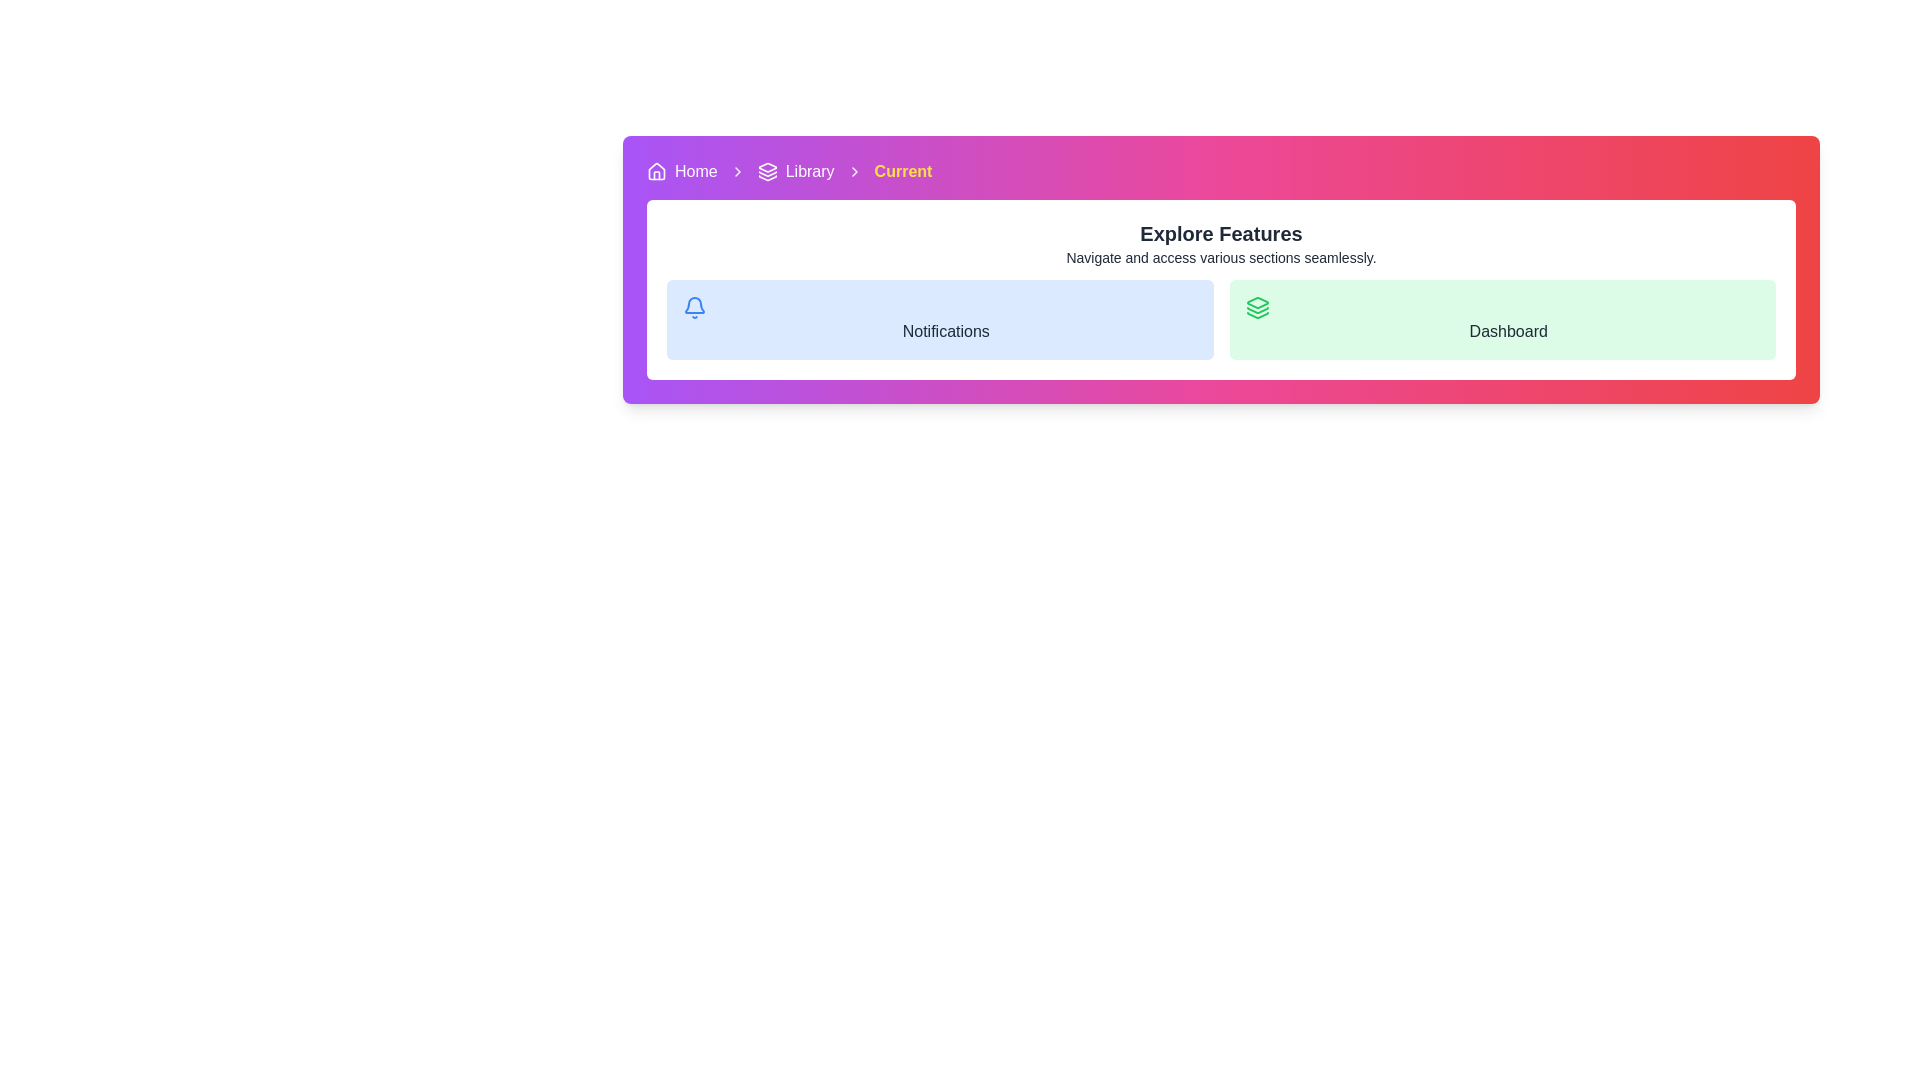 This screenshot has width=1920, height=1080. I want to click on the 'Library' hyperlink in the breadcrumb navigation bar, so click(810, 171).